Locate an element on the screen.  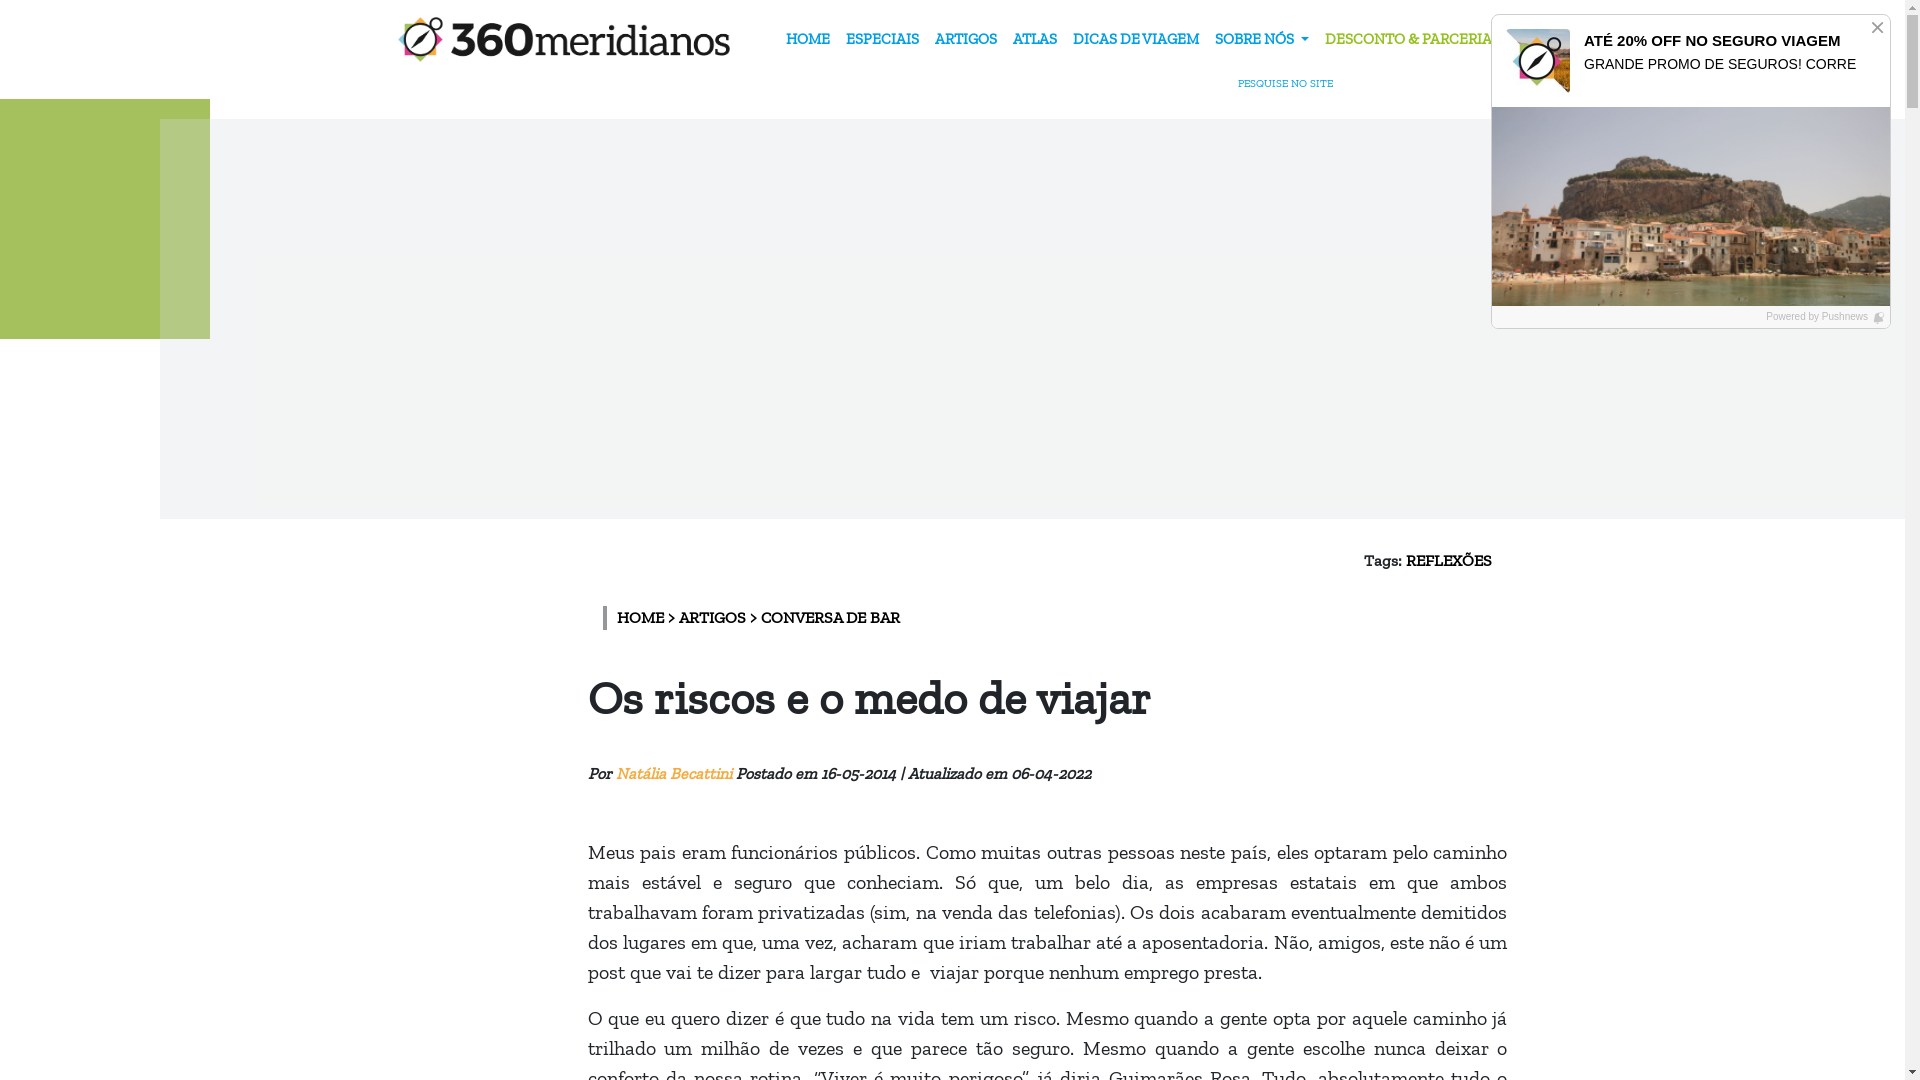
'DESCONTO & PARCERIAS' is located at coordinates (1410, 39).